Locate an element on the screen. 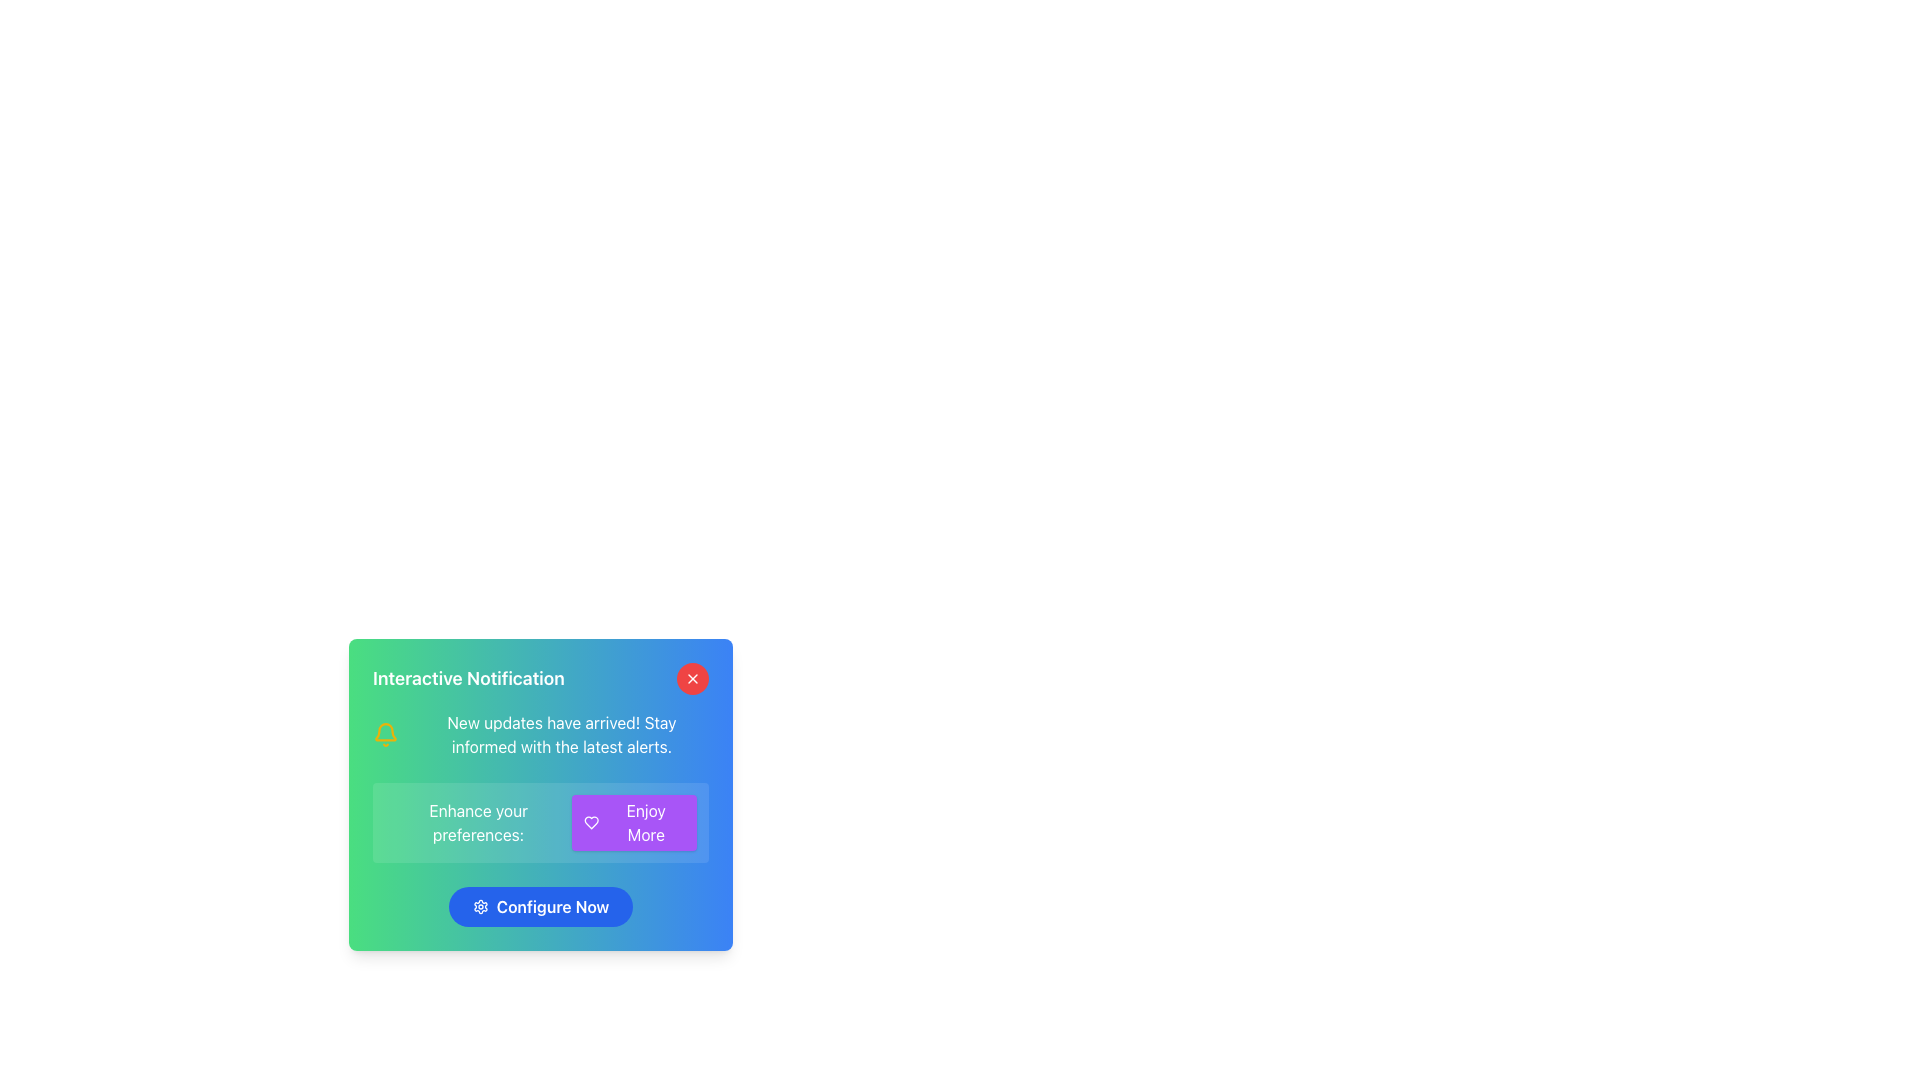  the notification icon is located at coordinates (385, 735).